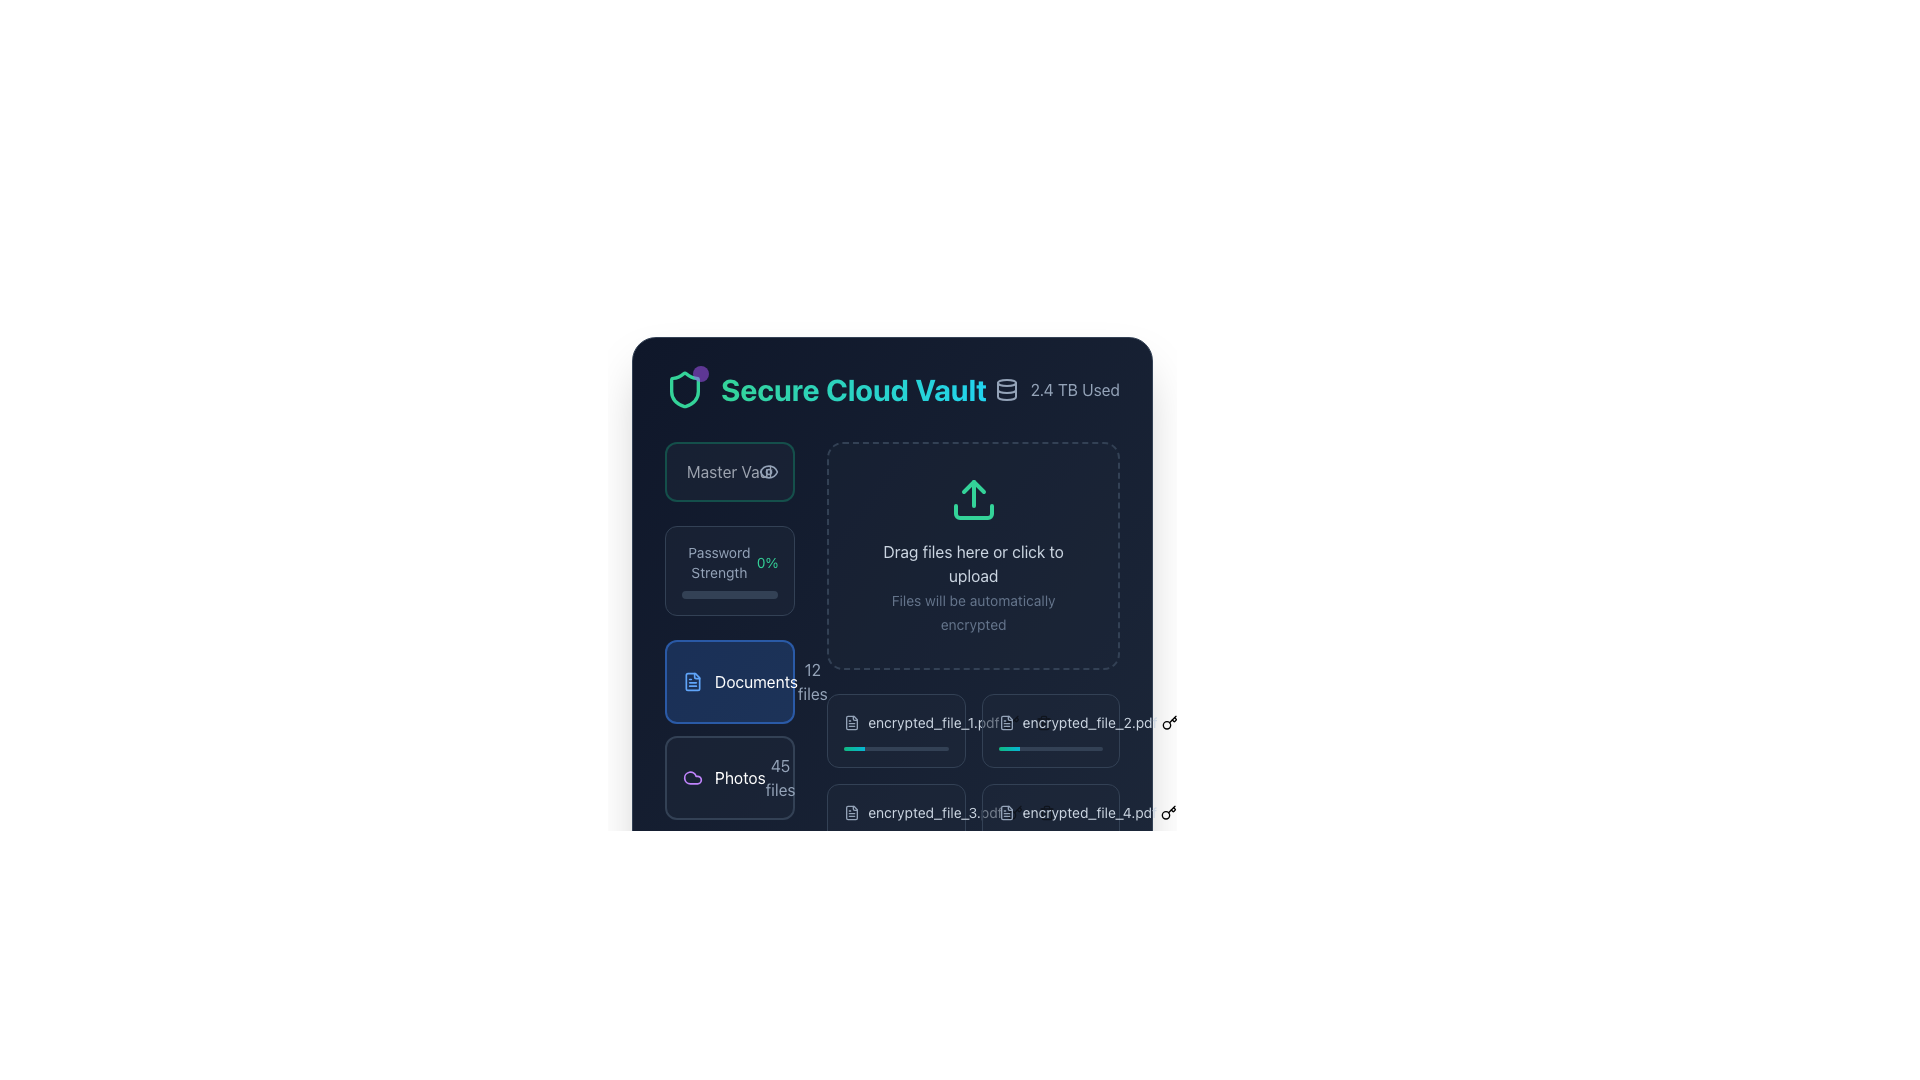 The height and width of the screenshot is (1080, 1920). I want to click on to select the file entry representing 'encrypted_file_2.pdf' located in the Documents section of the user interface, so click(1077, 722).